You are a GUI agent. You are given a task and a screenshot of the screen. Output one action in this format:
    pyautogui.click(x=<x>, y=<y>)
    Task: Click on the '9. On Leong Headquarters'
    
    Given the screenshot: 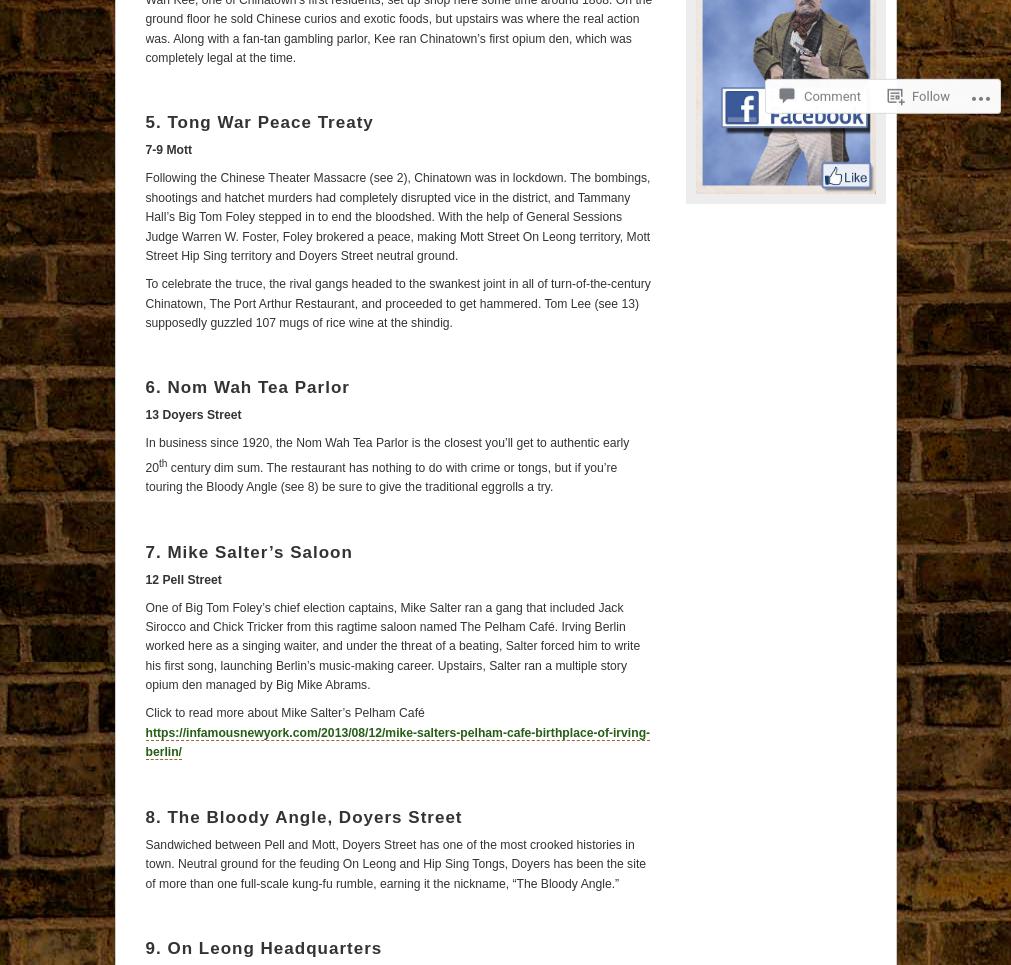 What is the action you would take?
    pyautogui.click(x=263, y=947)
    